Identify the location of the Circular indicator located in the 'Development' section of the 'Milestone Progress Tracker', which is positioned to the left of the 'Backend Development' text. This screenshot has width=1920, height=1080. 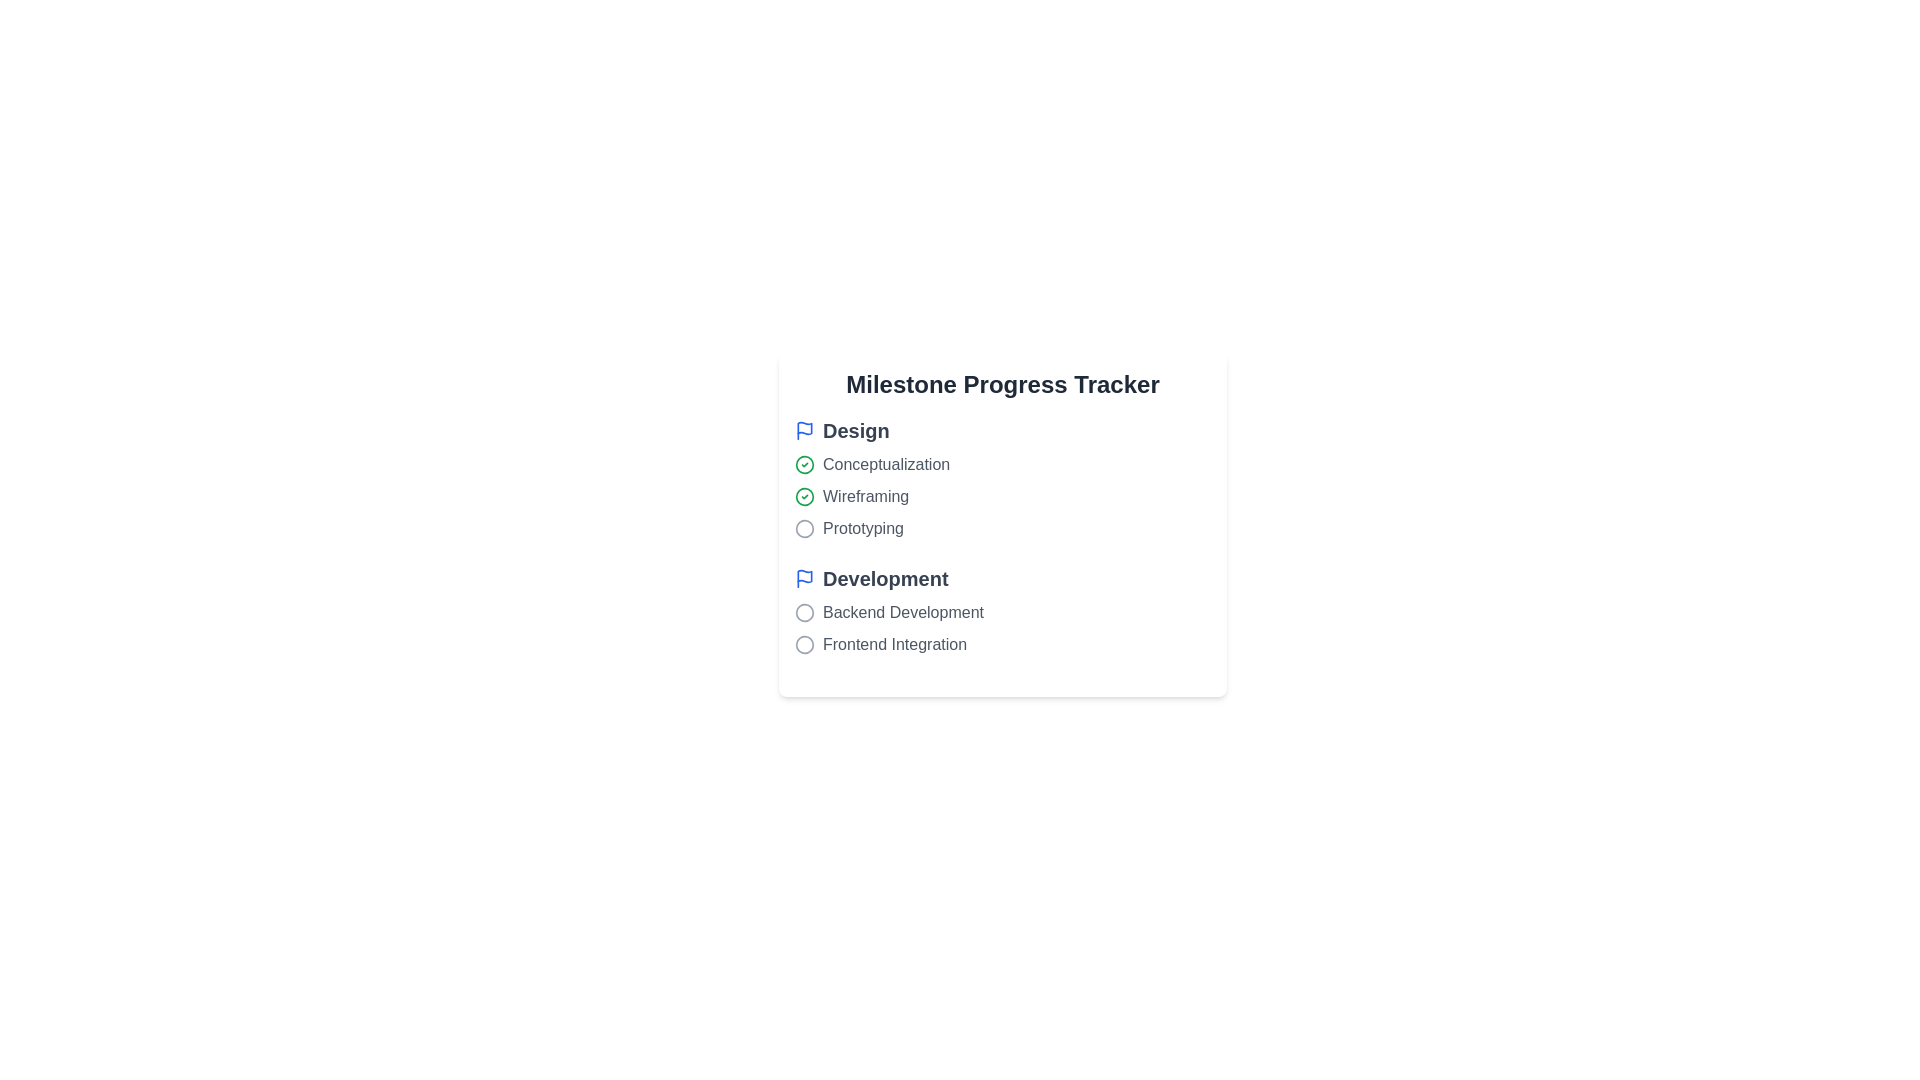
(805, 612).